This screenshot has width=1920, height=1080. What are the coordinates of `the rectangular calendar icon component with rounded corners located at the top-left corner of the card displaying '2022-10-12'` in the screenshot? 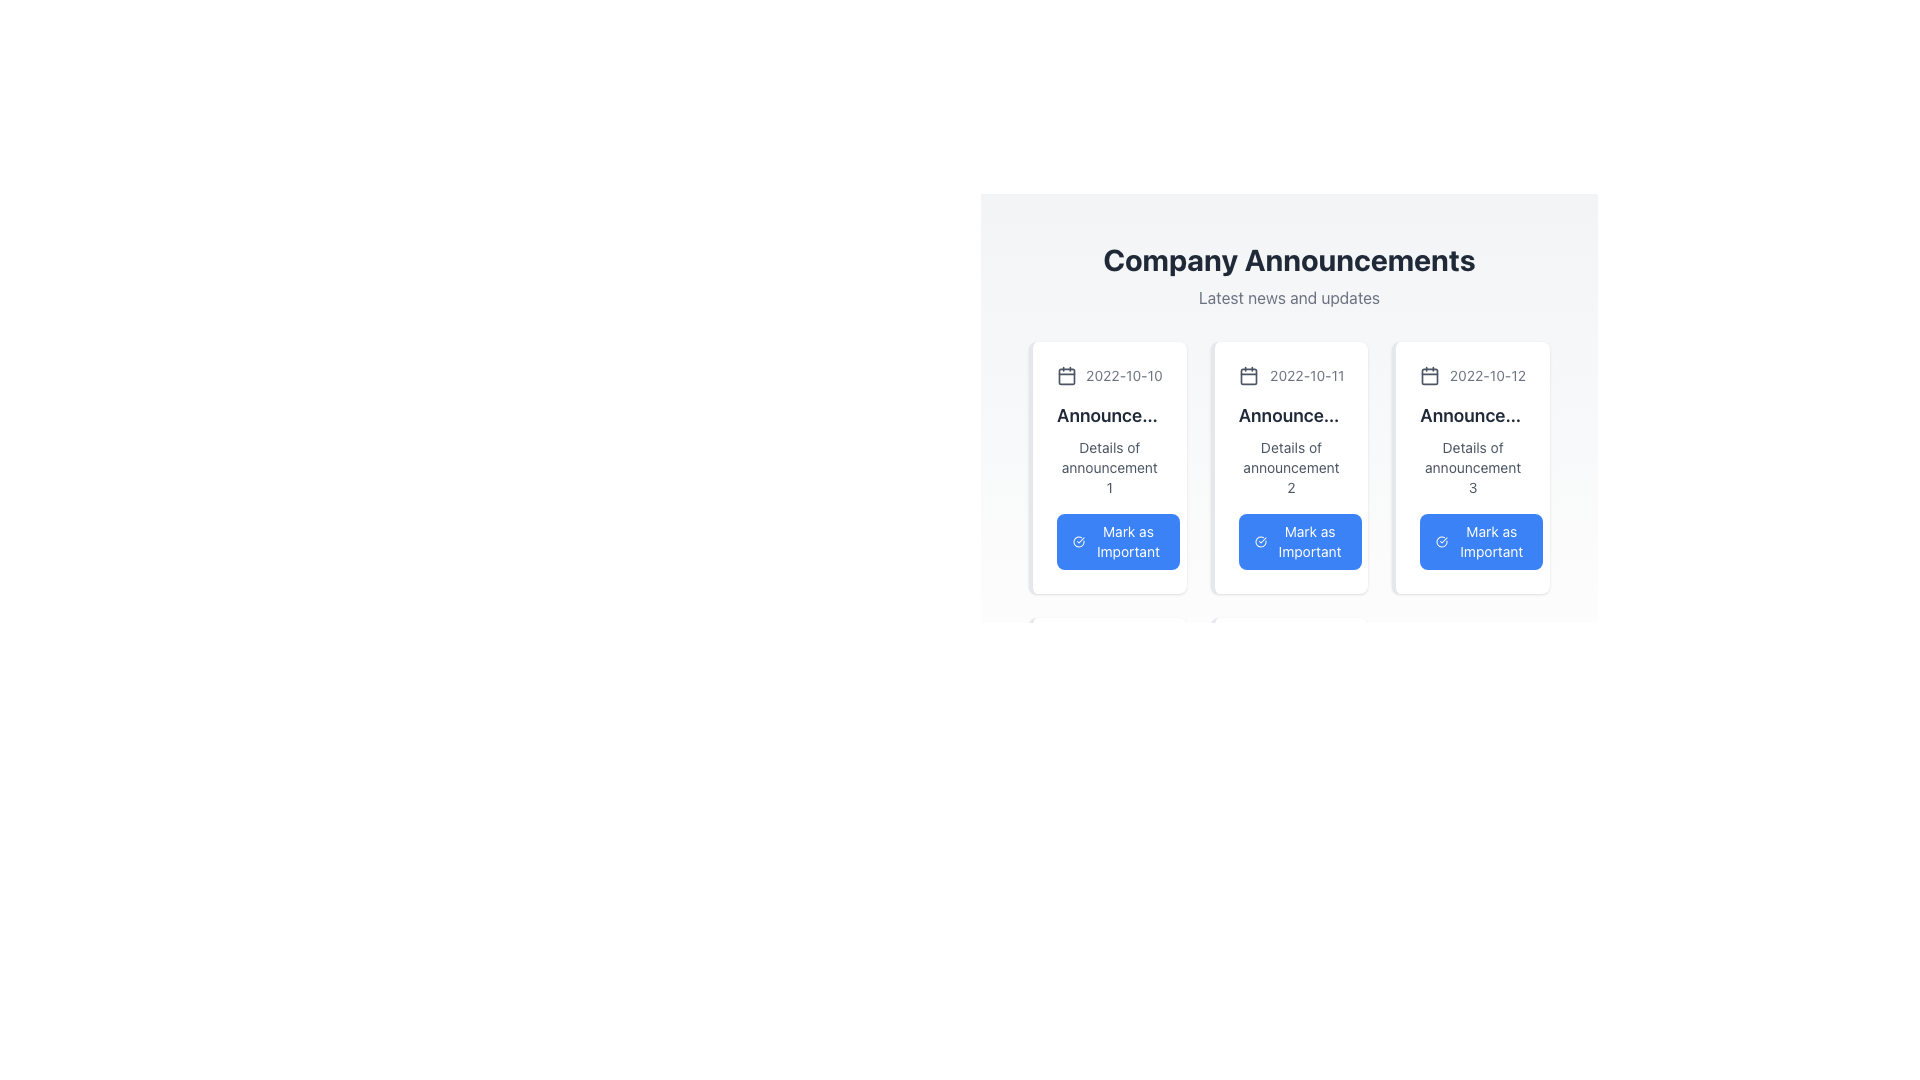 It's located at (1429, 376).